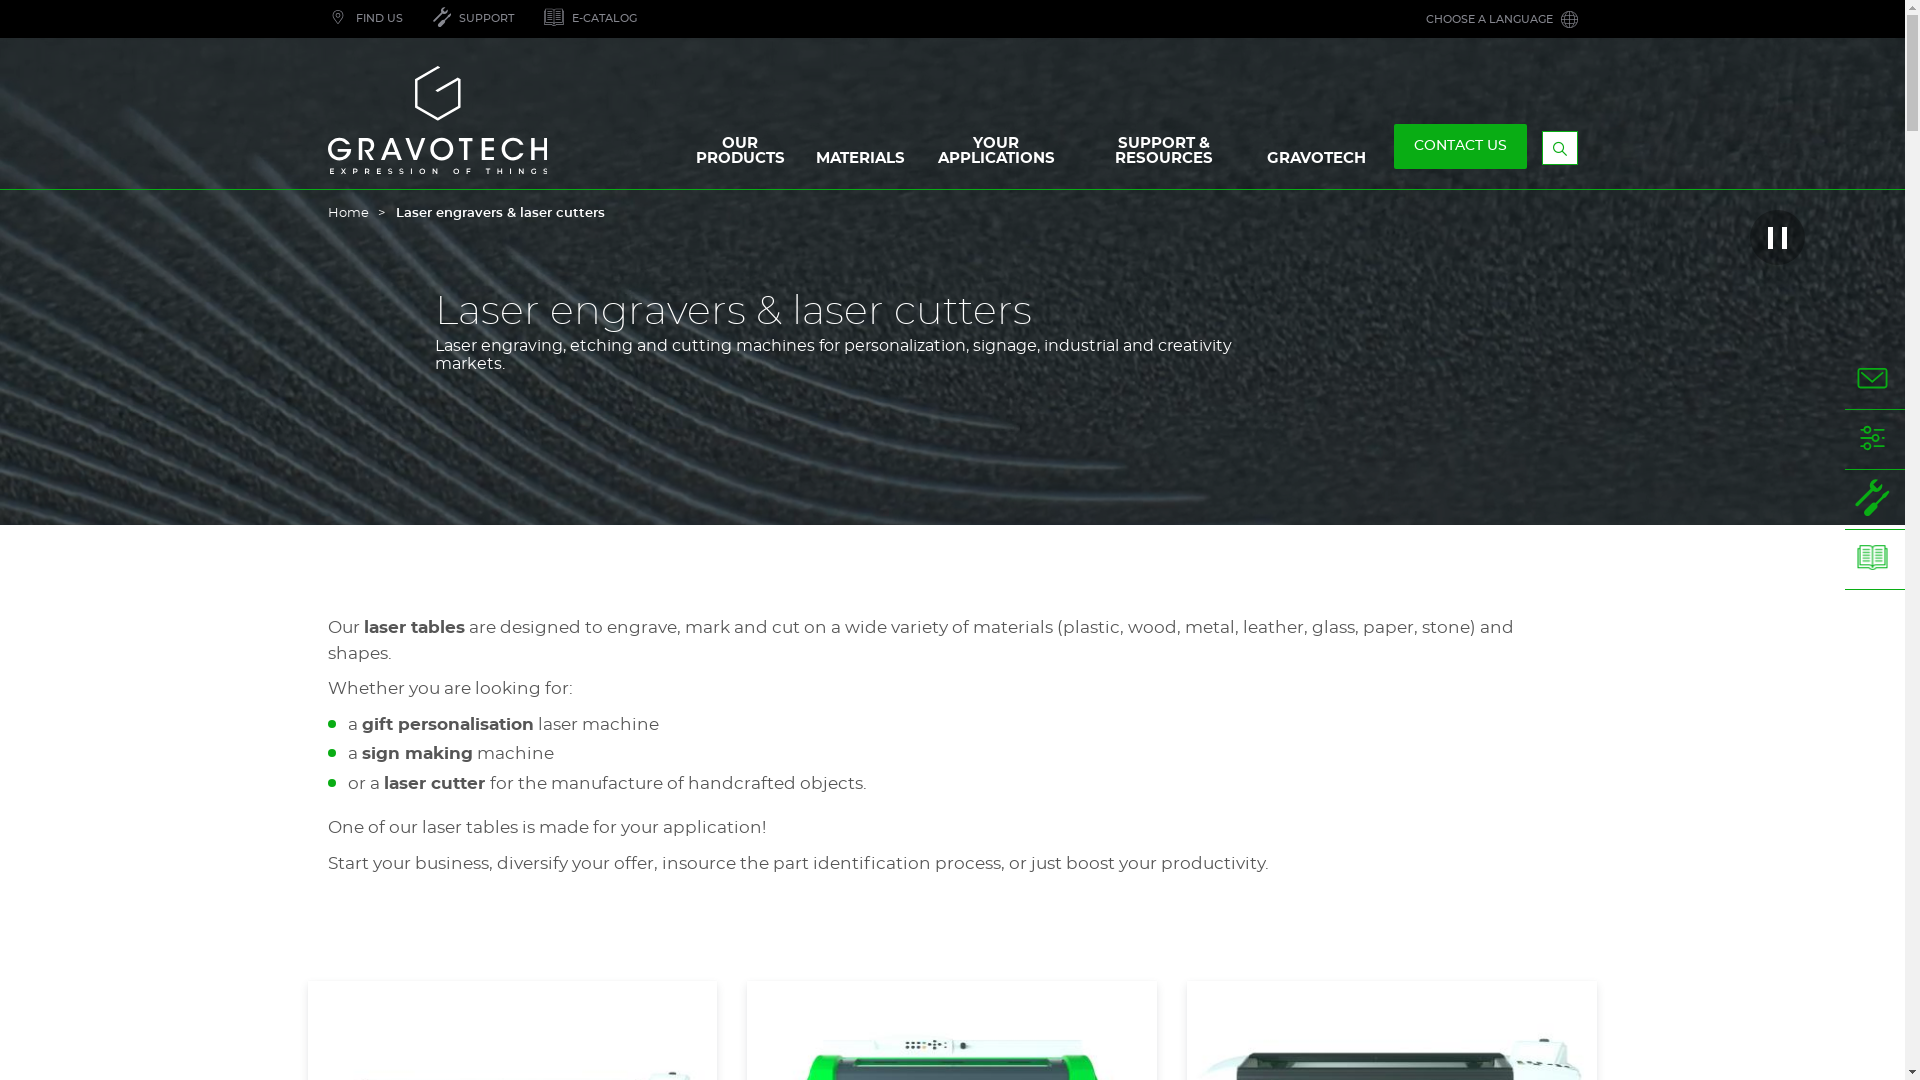 The width and height of the screenshot is (1920, 1080). Describe the element at coordinates (528, 19) in the screenshot. I see `'CREATED WITH LUNACY` at that location.